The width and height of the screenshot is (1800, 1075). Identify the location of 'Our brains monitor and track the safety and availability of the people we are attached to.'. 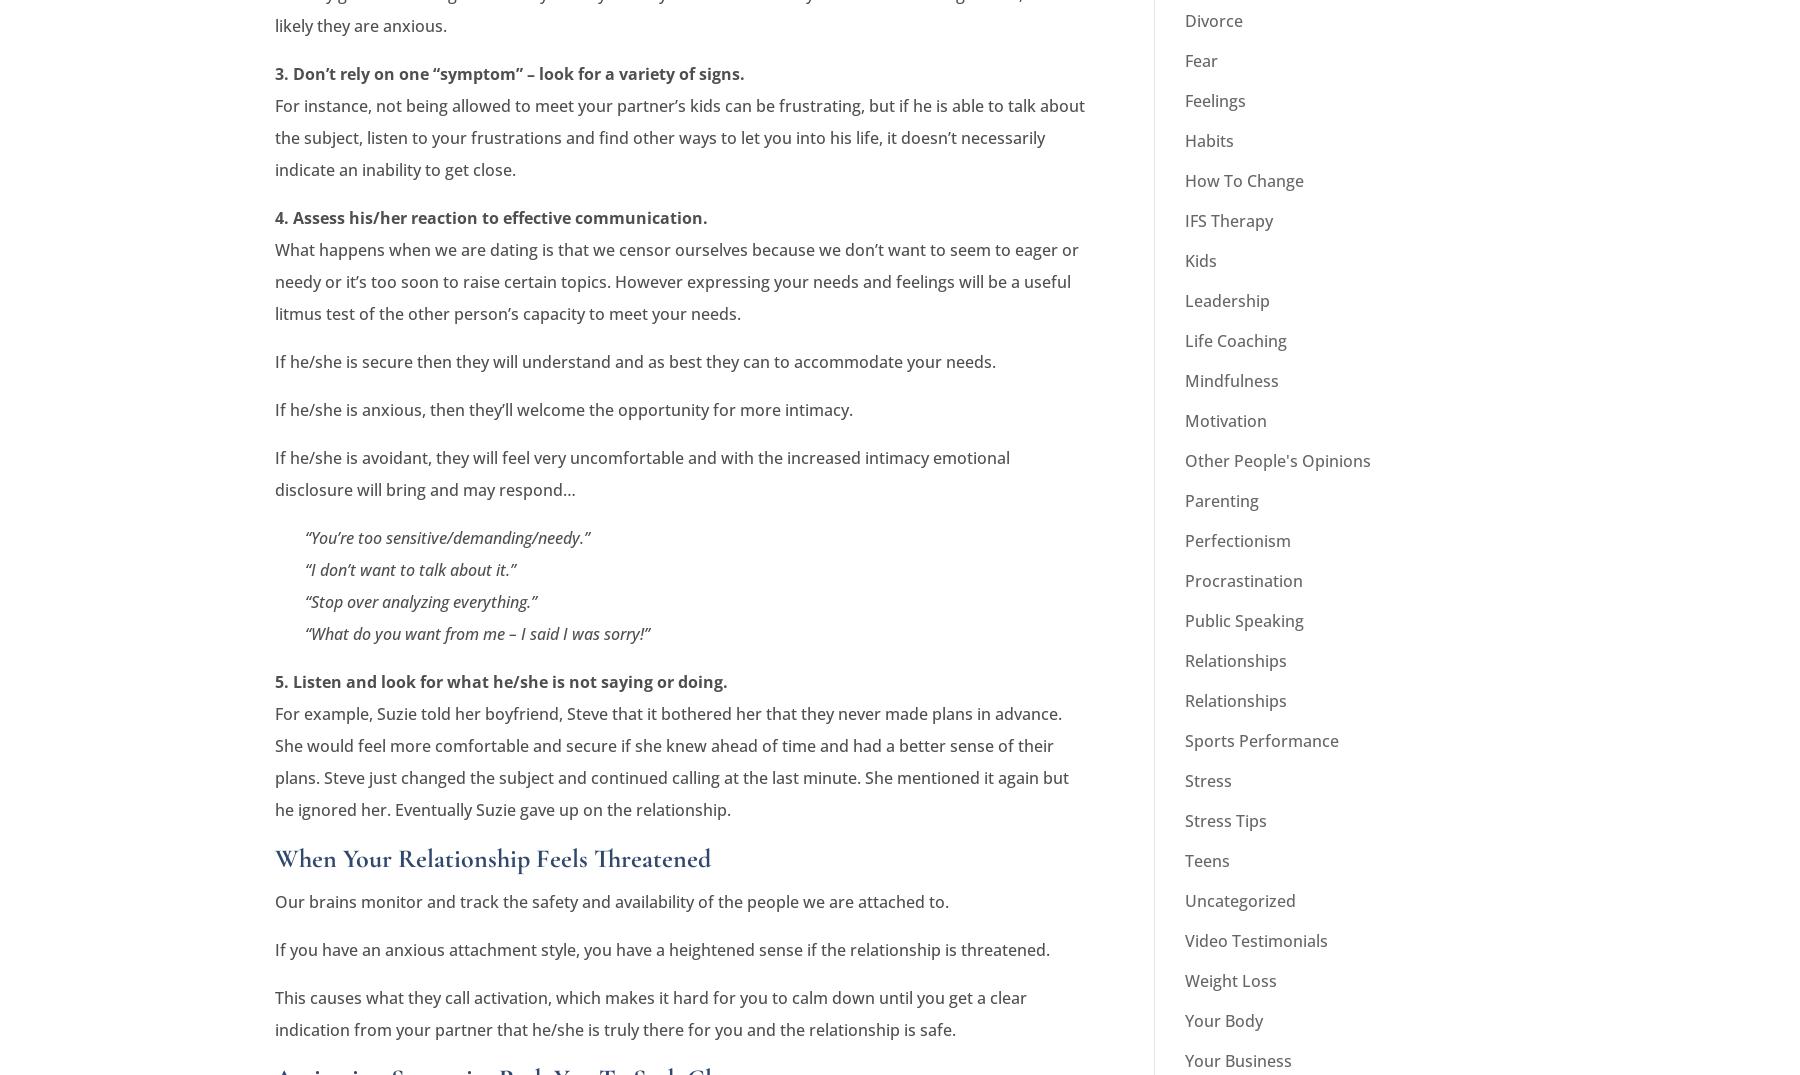
(612, 901).